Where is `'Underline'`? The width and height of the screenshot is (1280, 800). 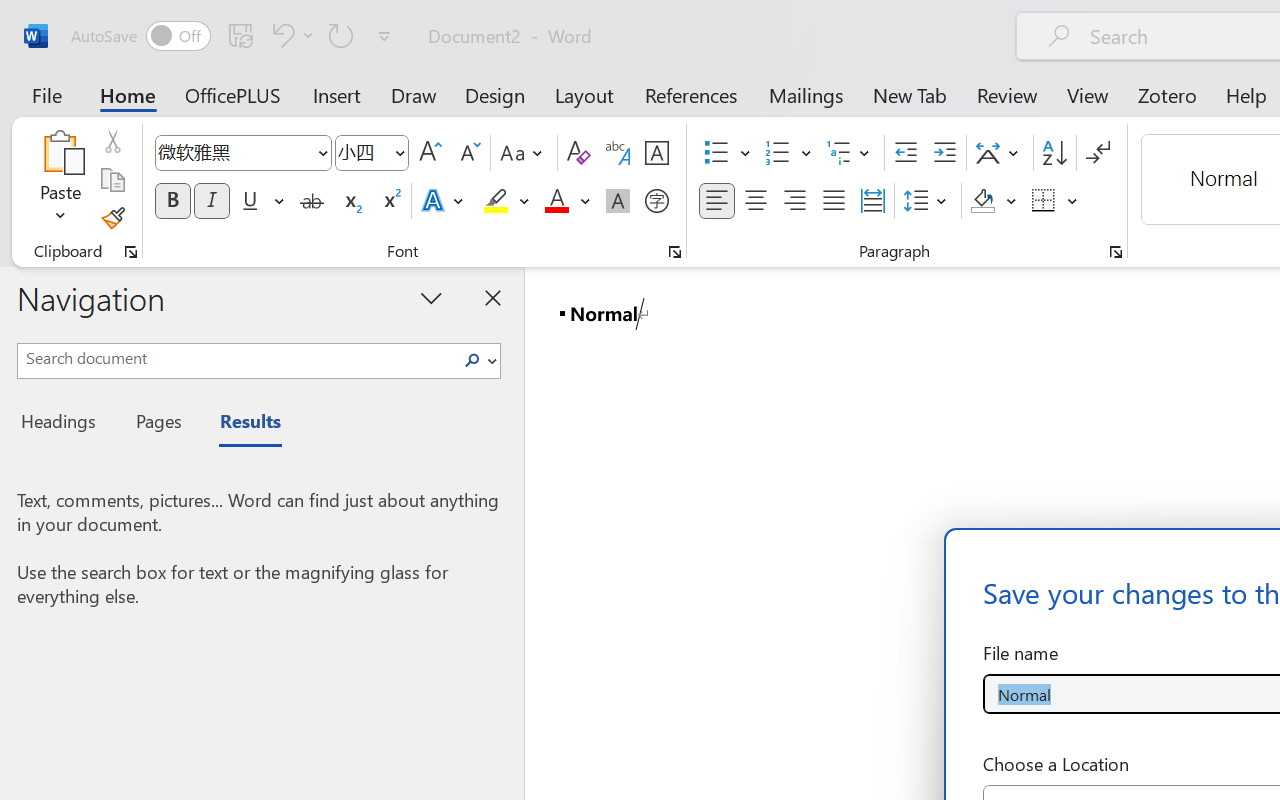 'Underline' is located at coordinates (249, 201).